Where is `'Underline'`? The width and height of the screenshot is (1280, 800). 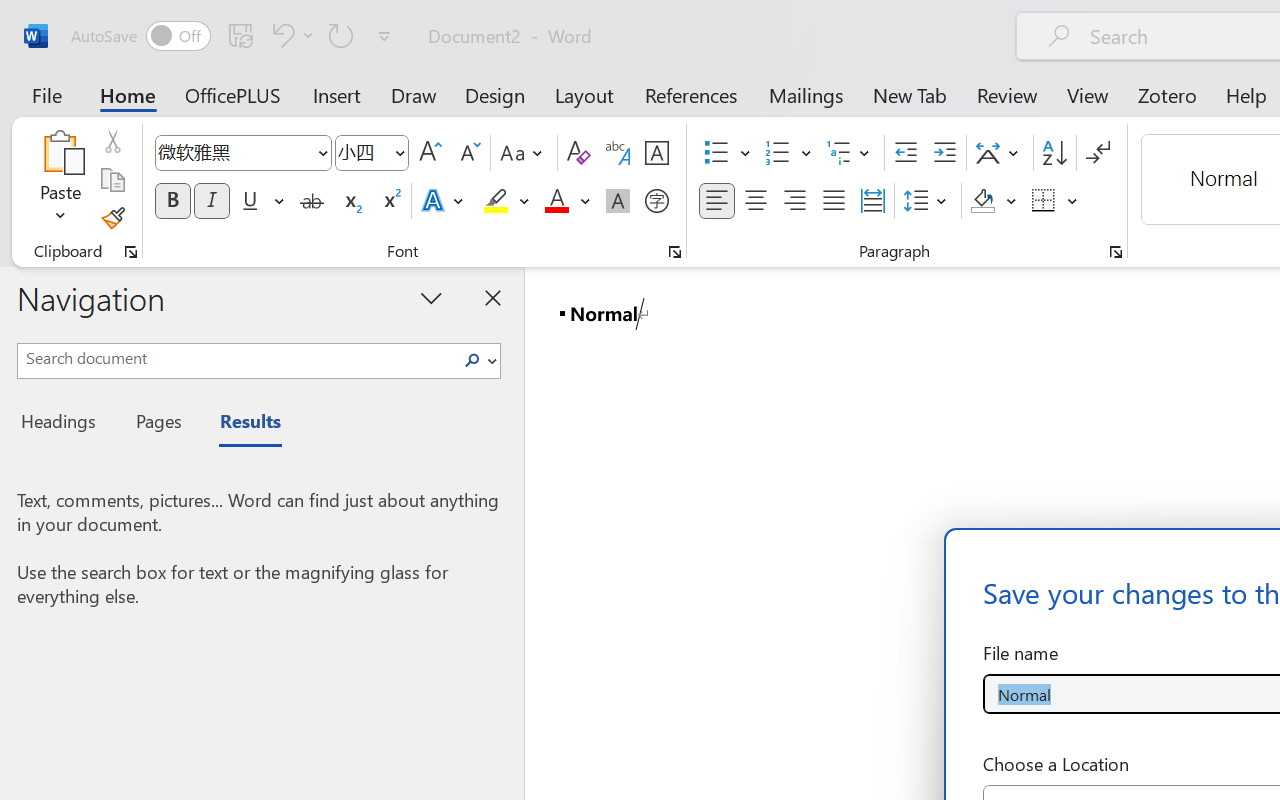 'Underline' is located at coordinates (249, 201).